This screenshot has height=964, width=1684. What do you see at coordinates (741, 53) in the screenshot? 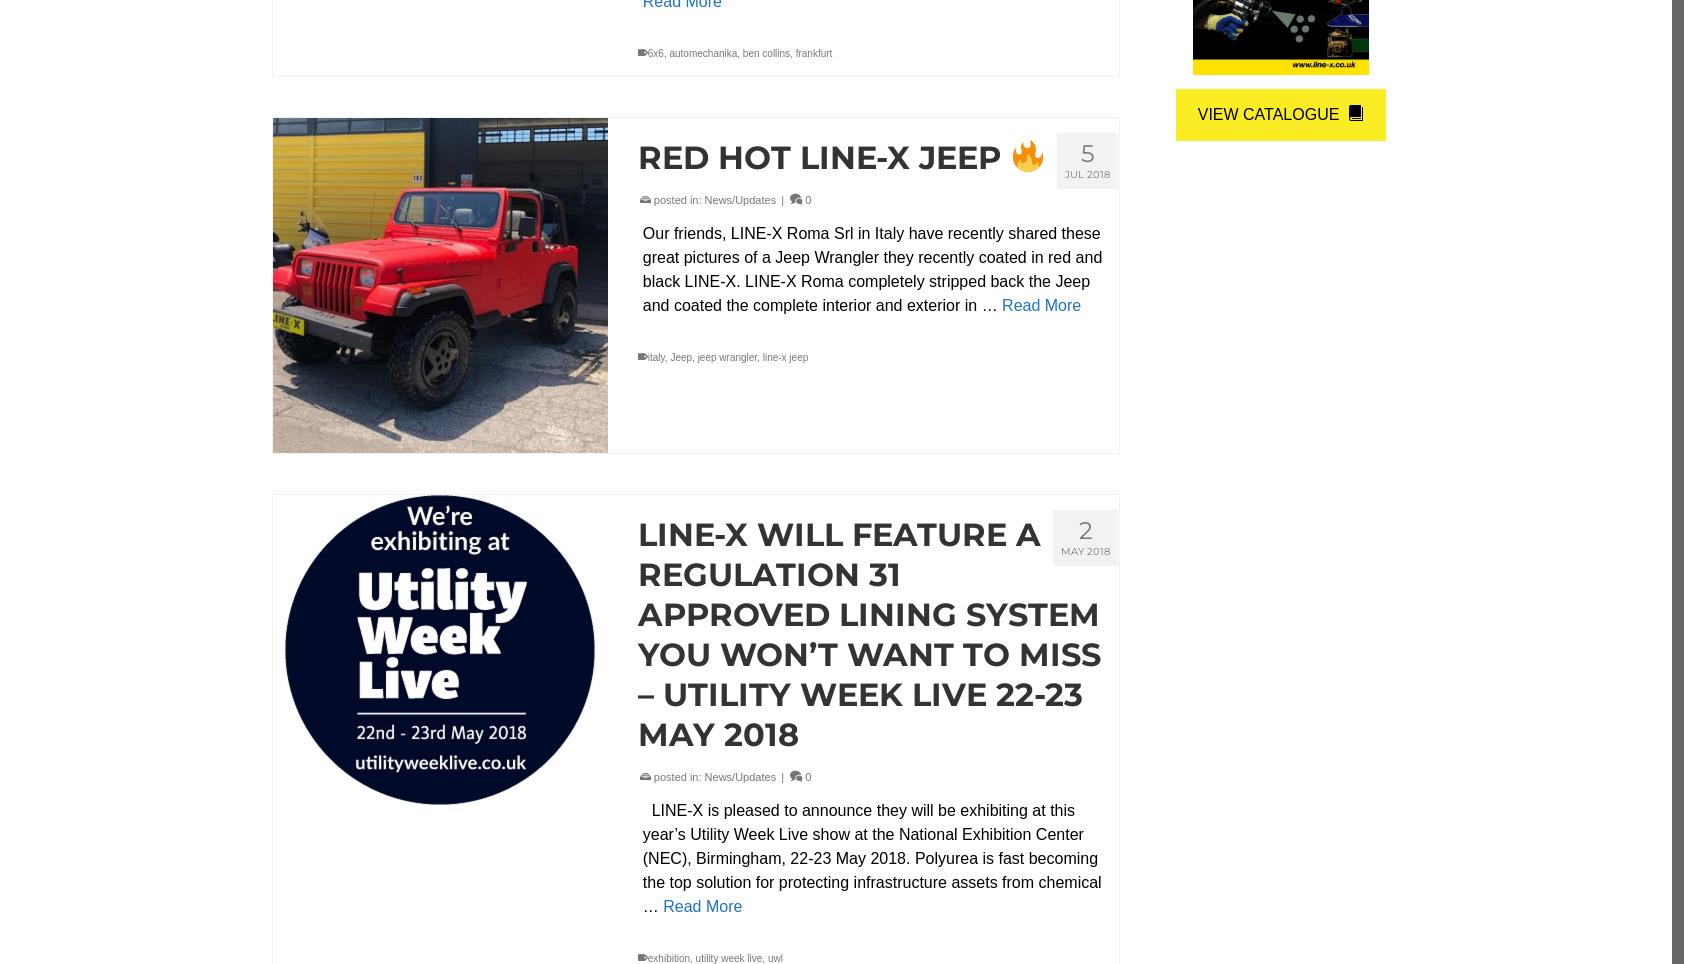
I see `'ben collins'` at bounding box center [741, 53].